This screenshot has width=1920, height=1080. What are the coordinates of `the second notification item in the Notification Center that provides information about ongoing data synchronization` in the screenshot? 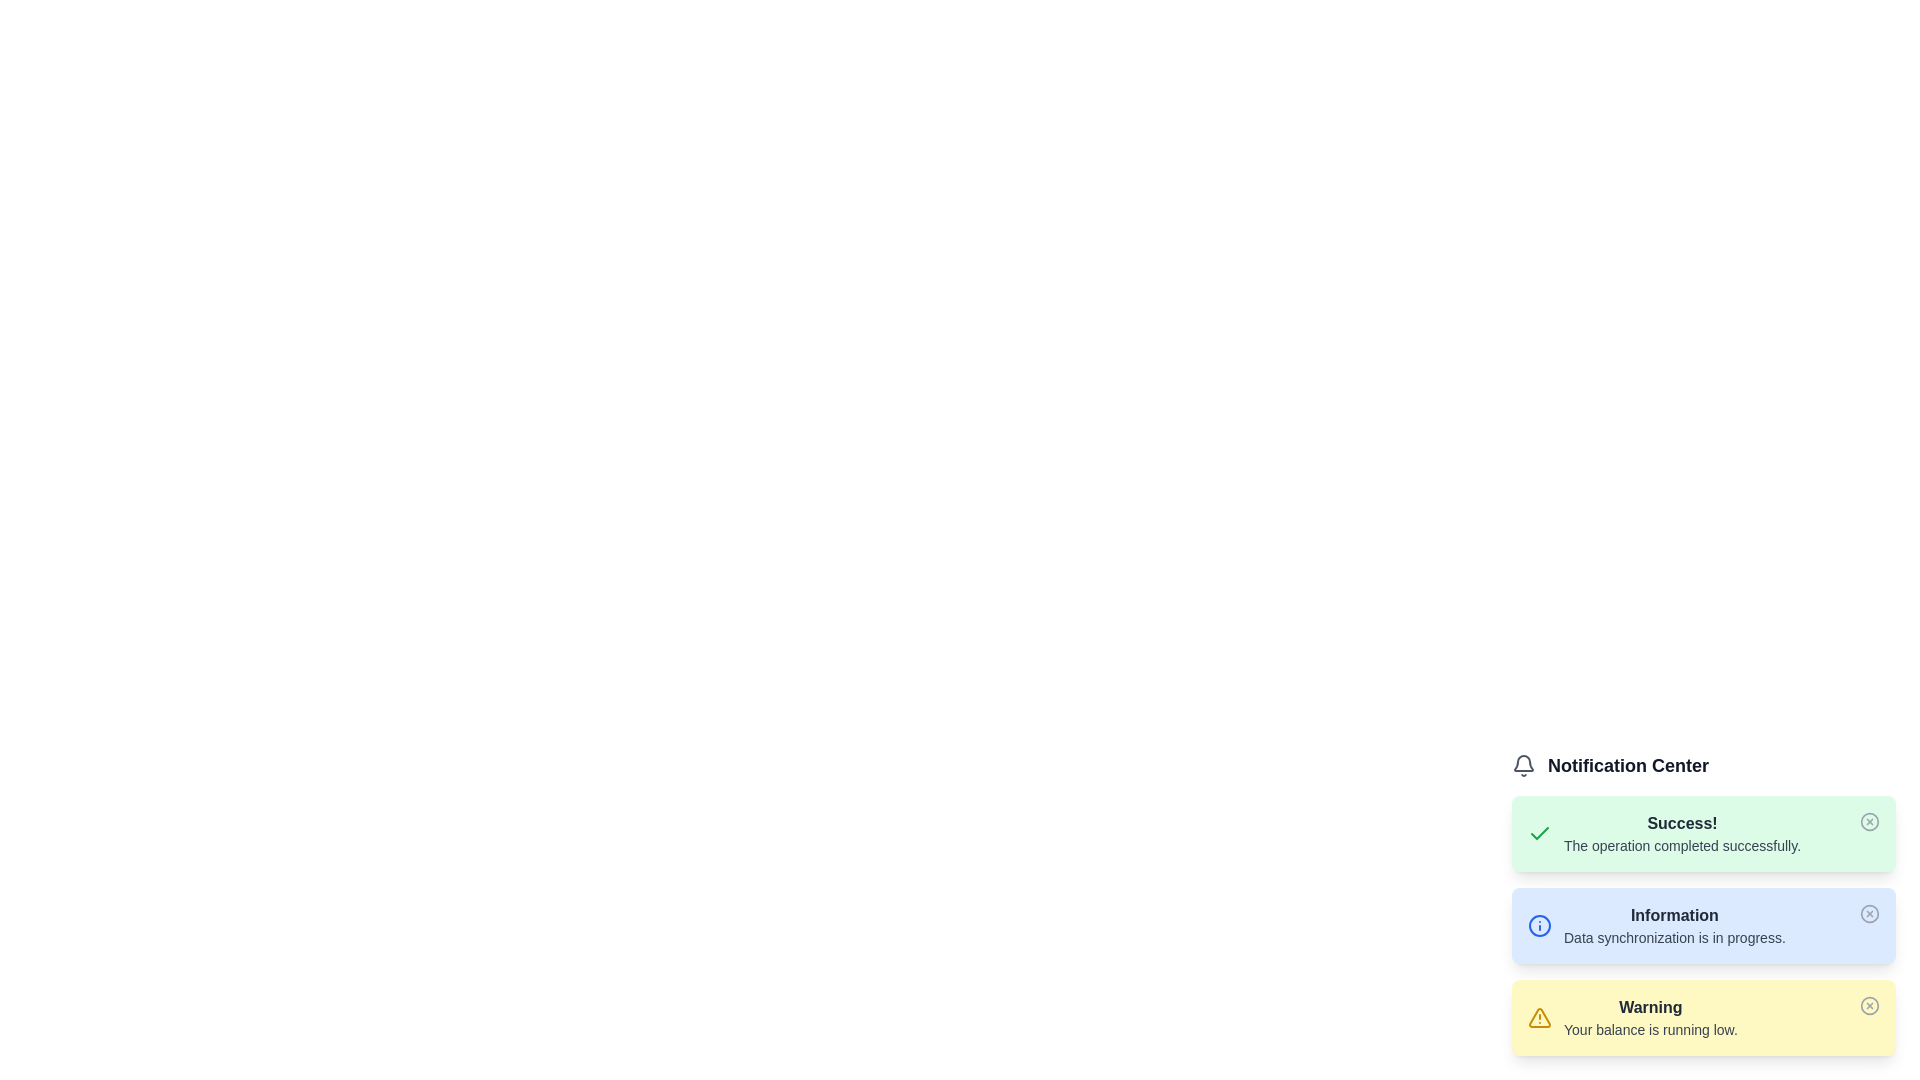 It's located at (1703, 903).